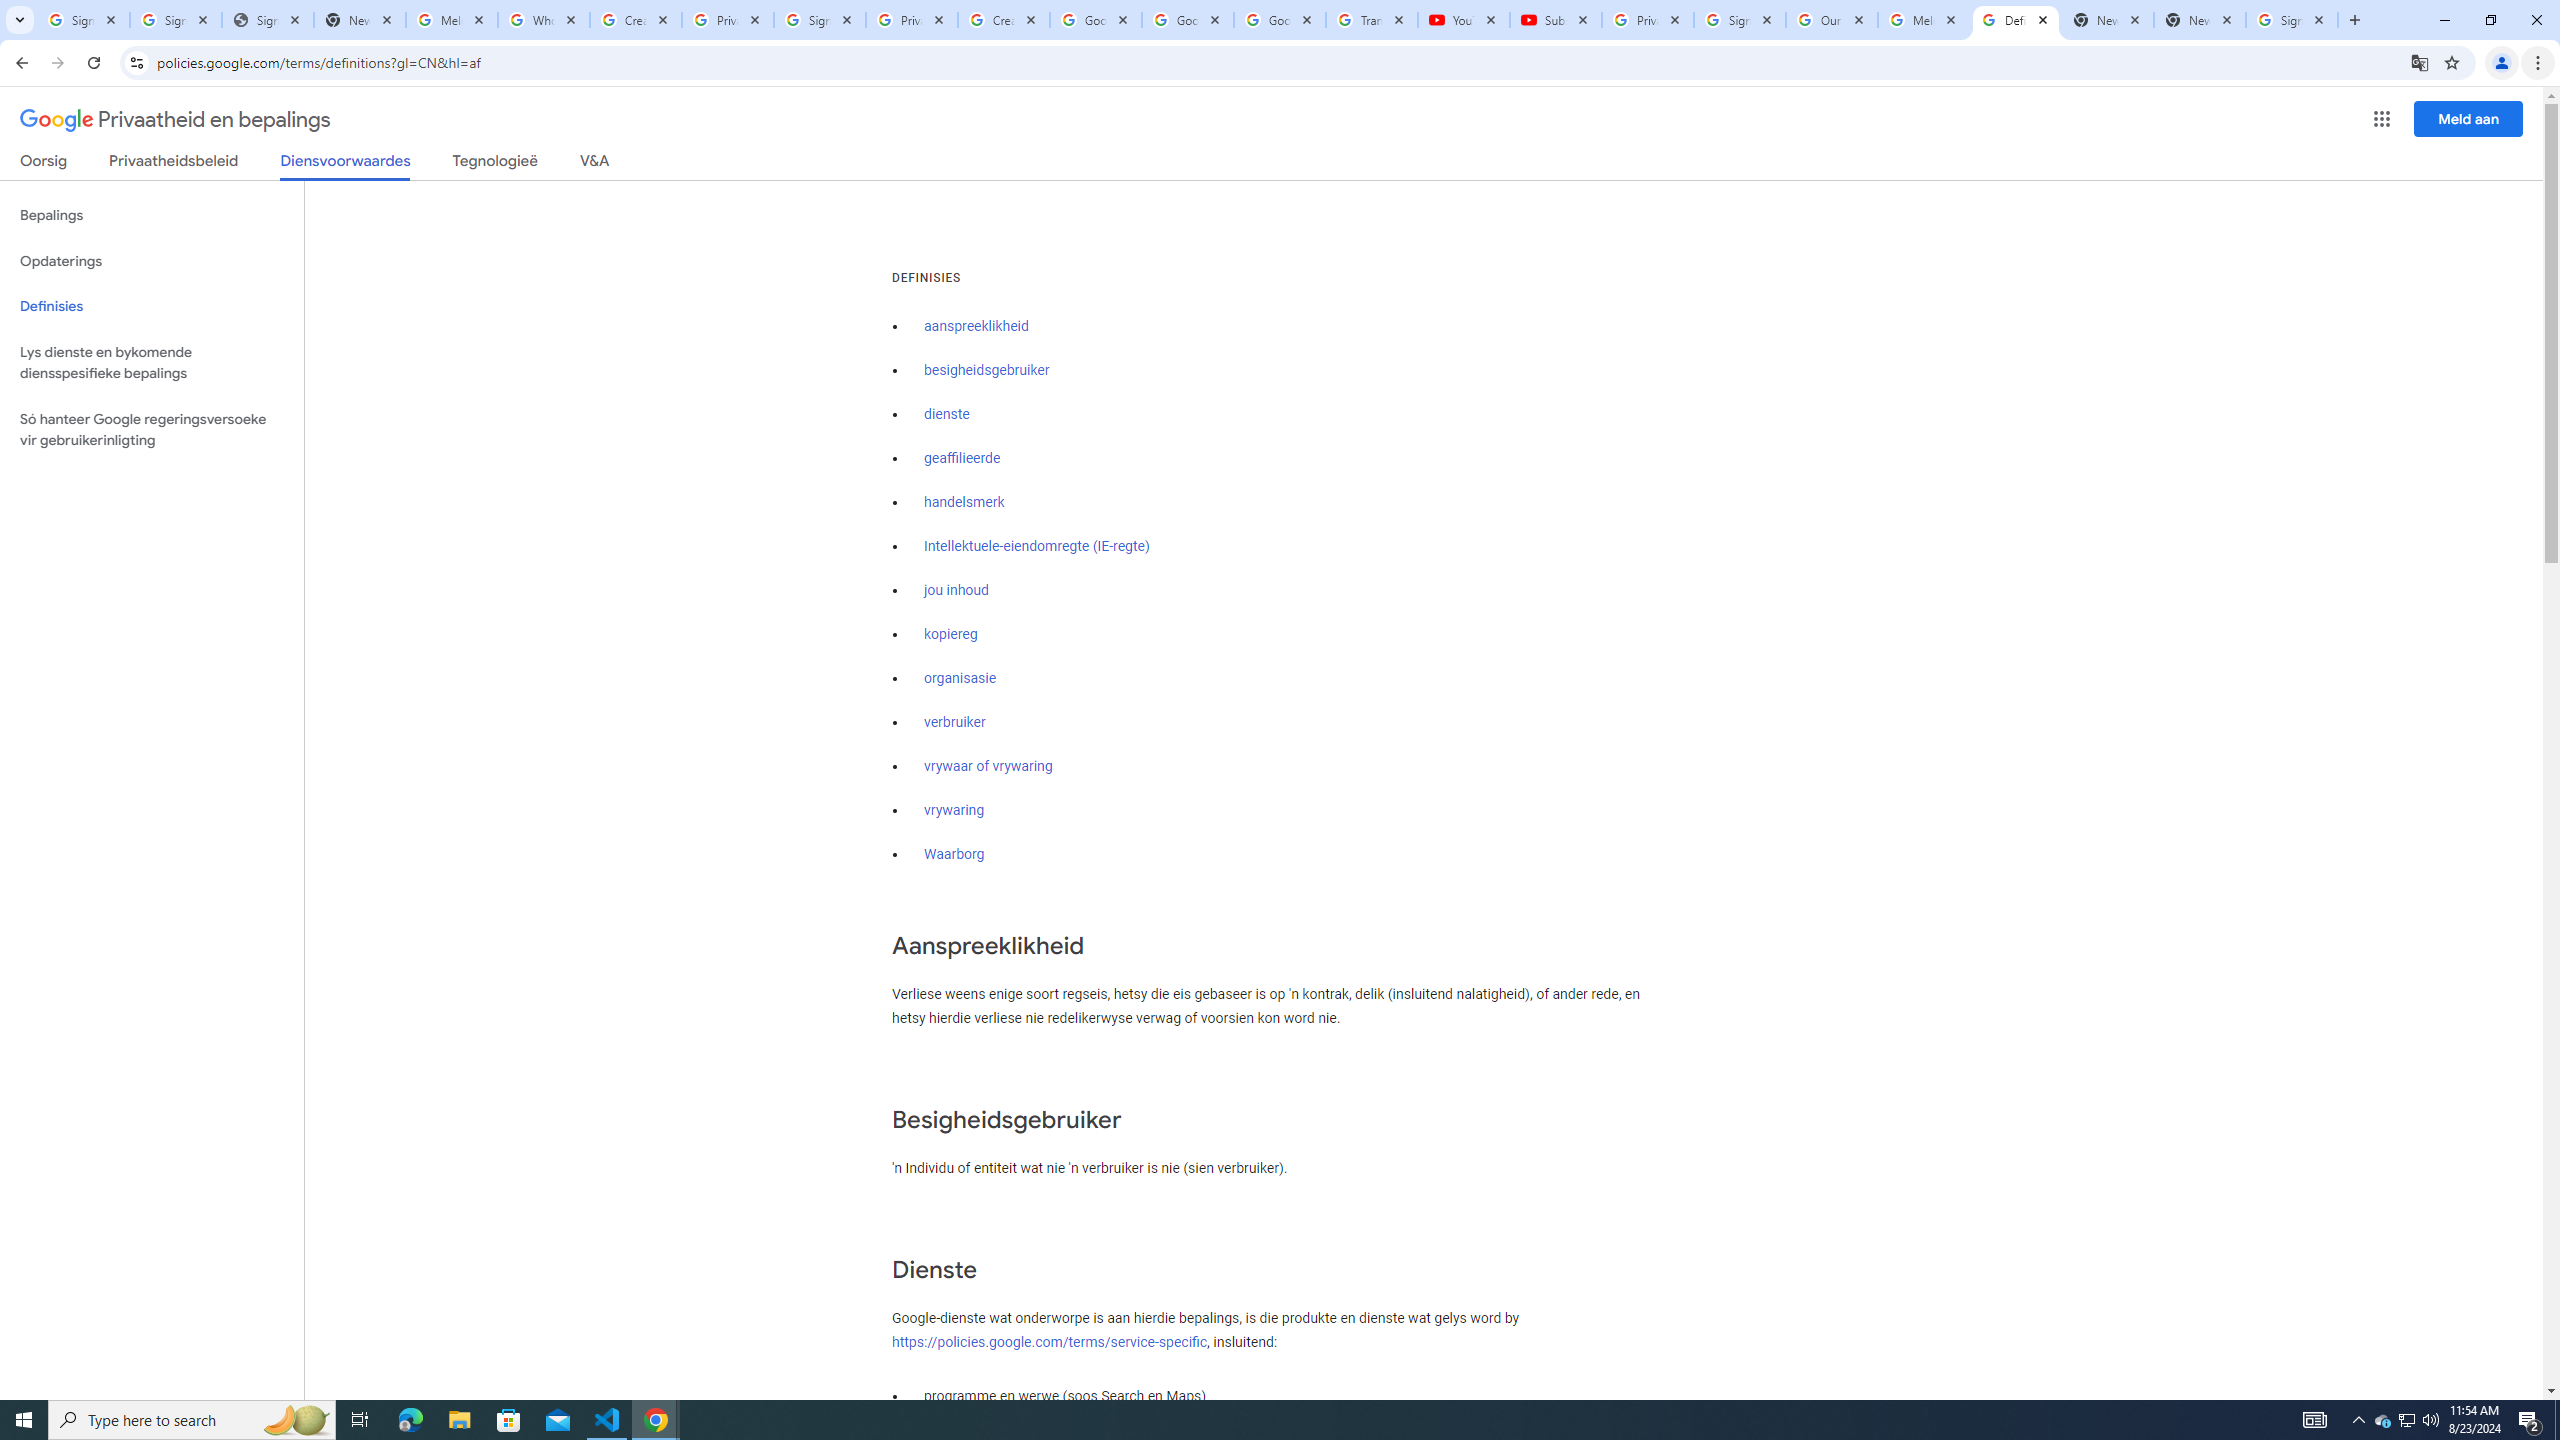 This screenshot has height=1440, width=2560. I want to click on 'Sign in - Google Accounts', so click(2291, 19).